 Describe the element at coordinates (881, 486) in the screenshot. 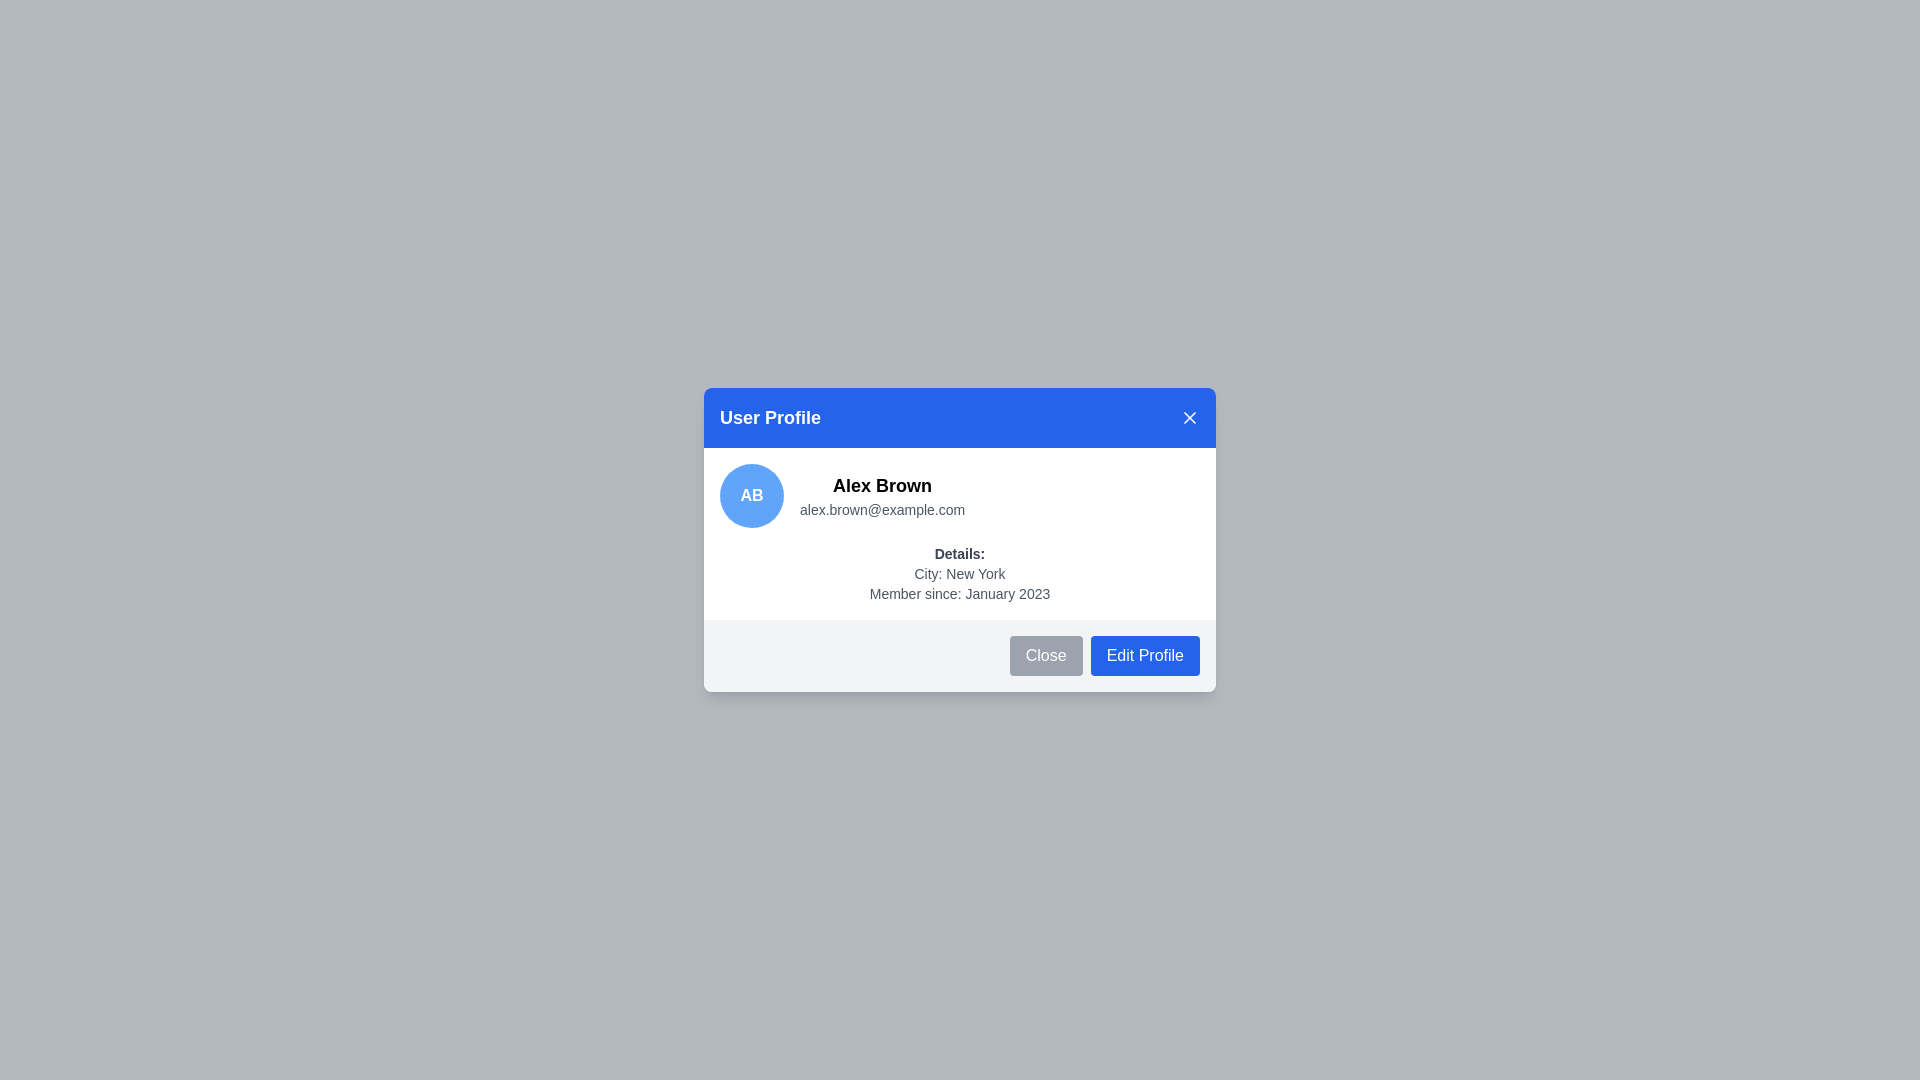

I see `the bolded text label reading 'Alex Brown', which is positioned above the email address in the user profile card popup` at that location.